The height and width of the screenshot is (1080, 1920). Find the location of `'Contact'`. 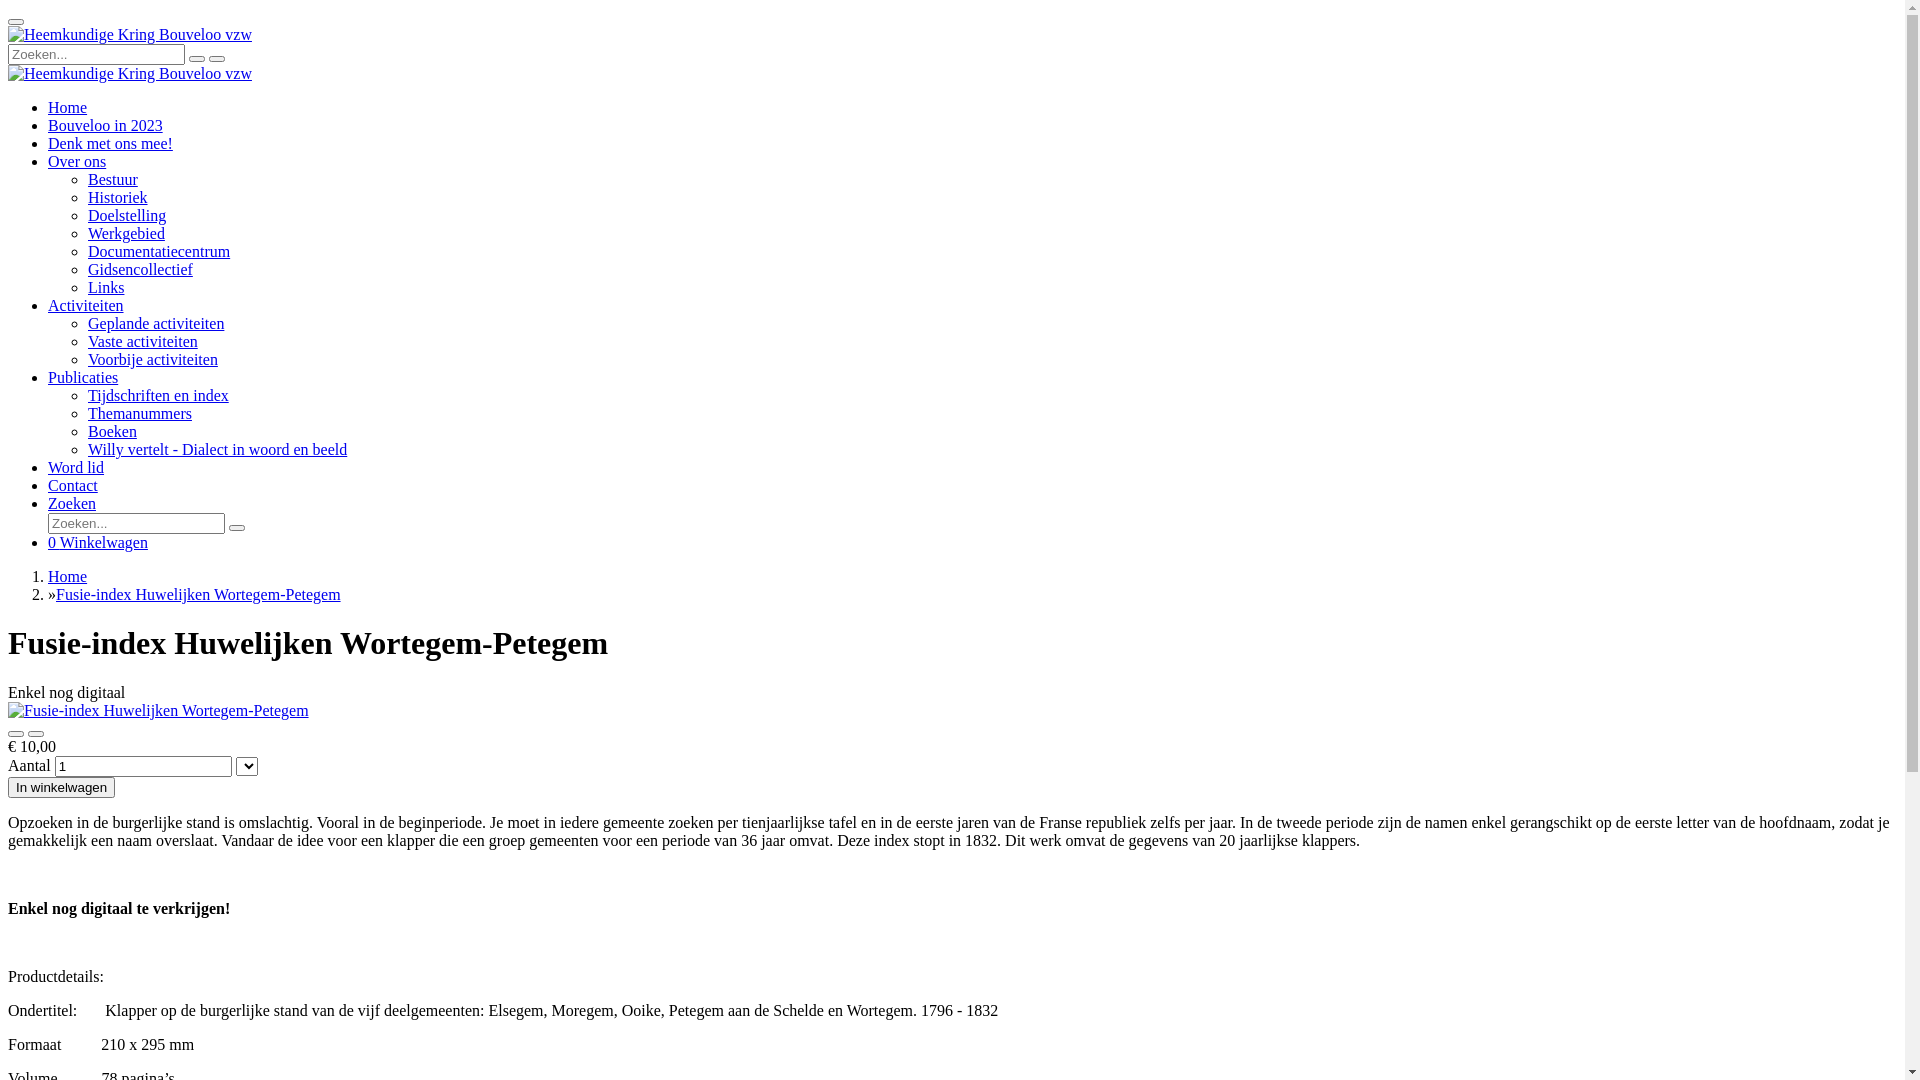

'Contact' is located at coordinates (72, 485).